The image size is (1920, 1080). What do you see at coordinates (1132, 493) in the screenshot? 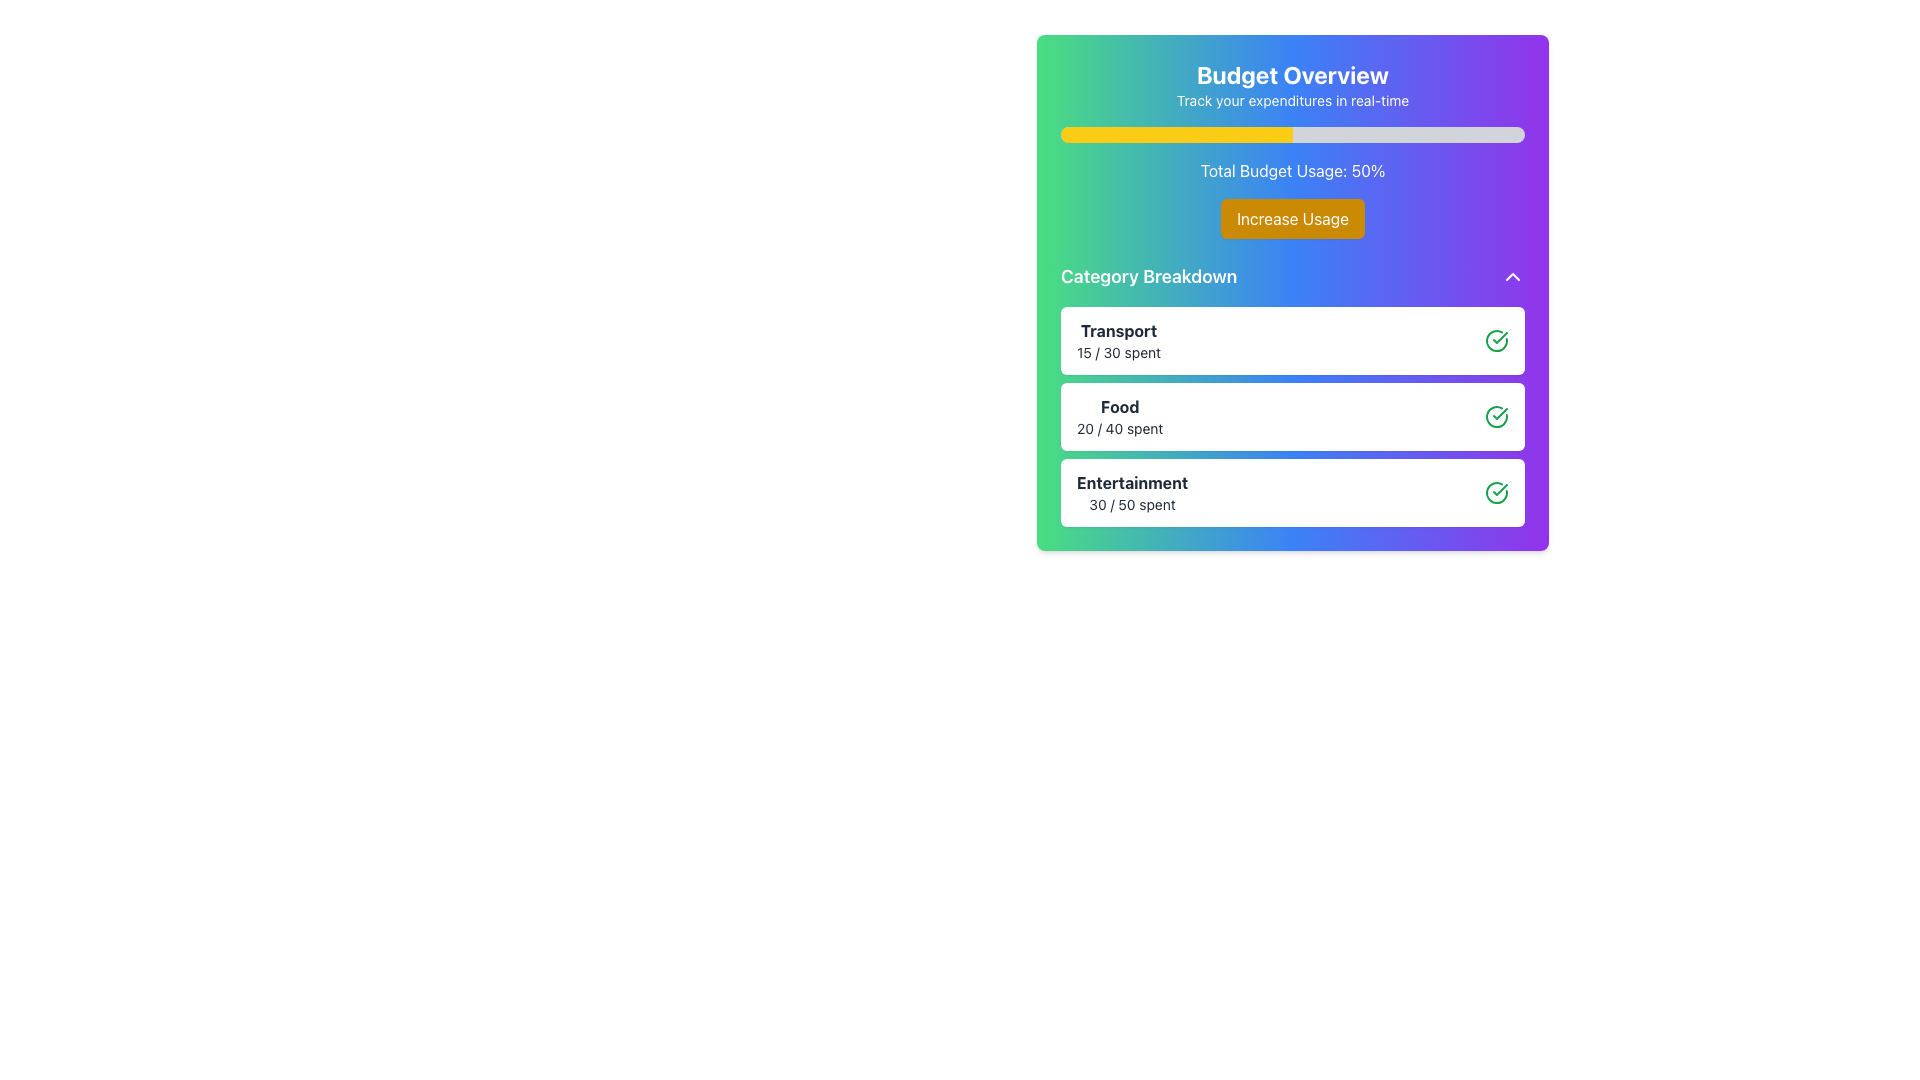
I see `text content of the Text Display Component labeled 'Entertainment' which shows '30 / 50 spent' beneath it` at bounding box center [1132, 493].